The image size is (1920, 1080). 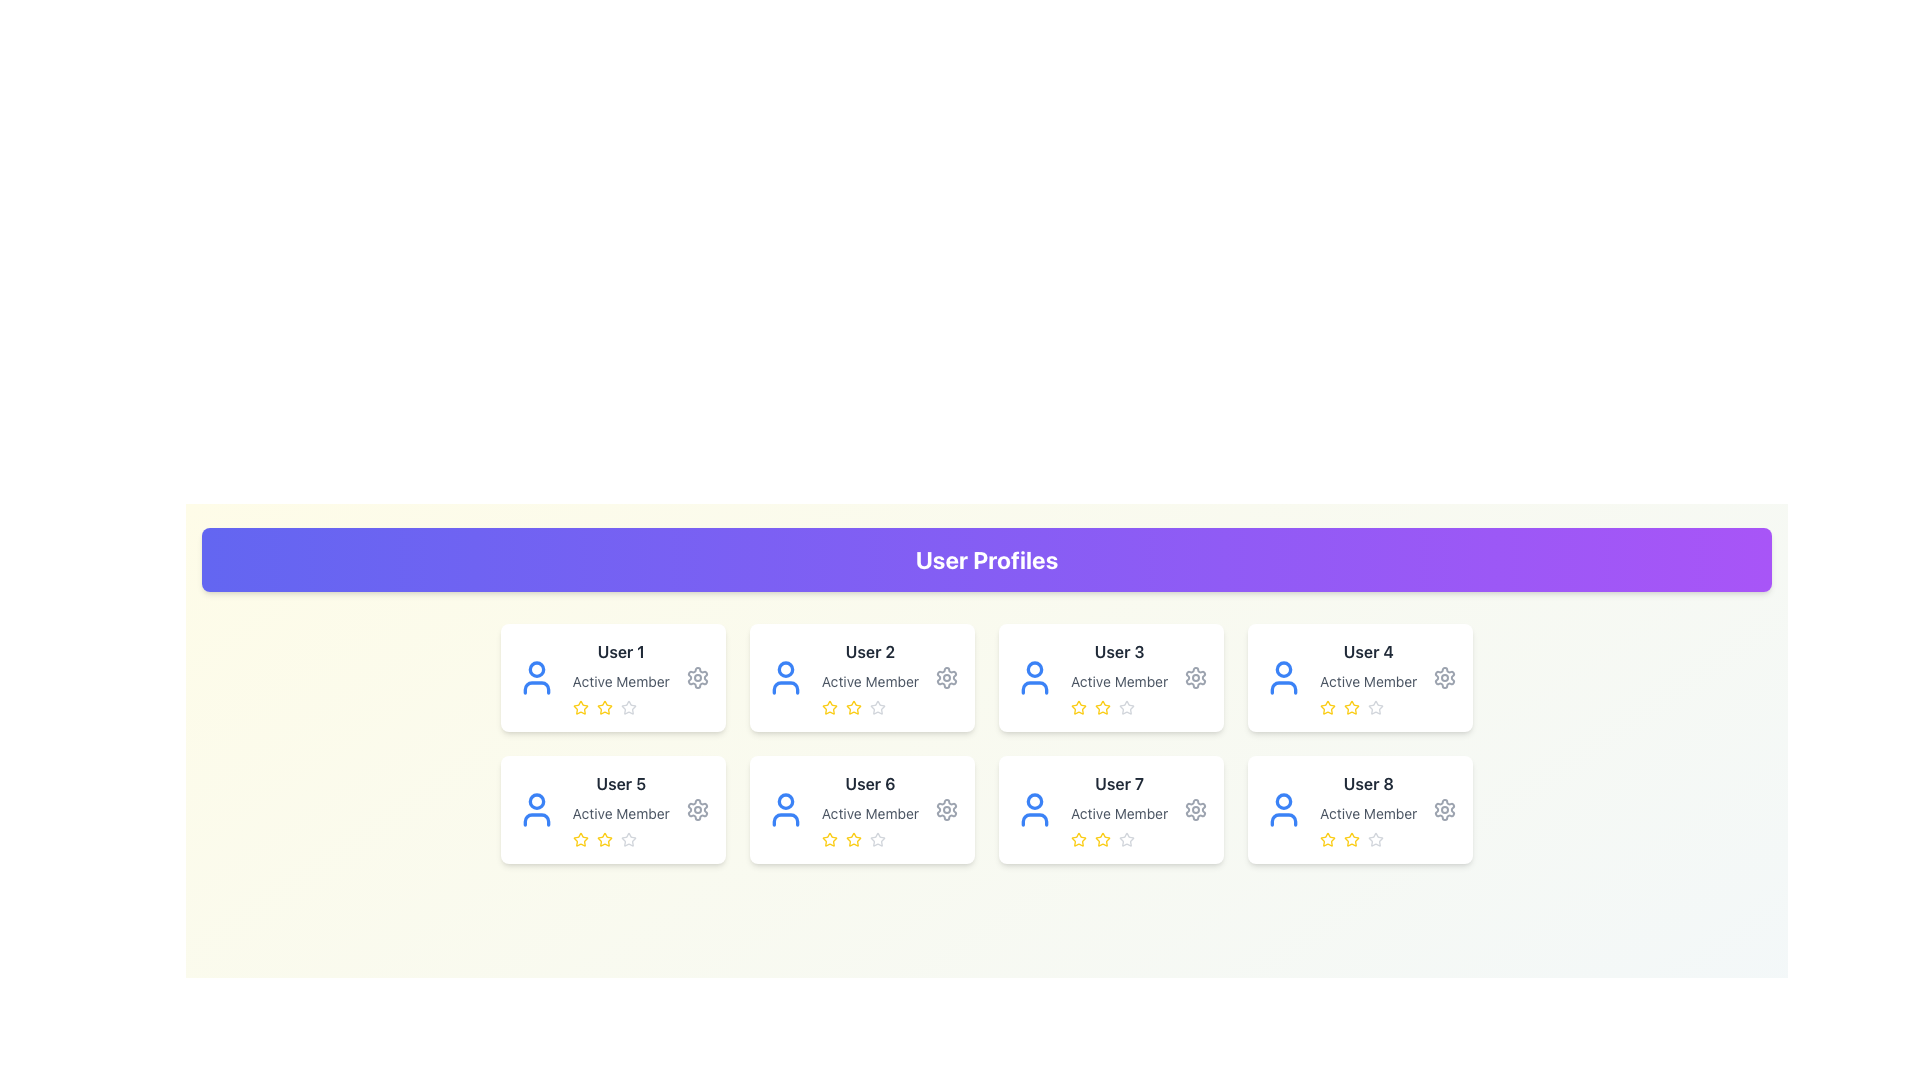 What do you see at coordinates (1078, 707) in the screenshot?
I see `the first star-shaped icon filled with yellow in the rating section of the user profile card for 'User 3', located beside the label 'Active Member'` at bounding box center [1078, 707].